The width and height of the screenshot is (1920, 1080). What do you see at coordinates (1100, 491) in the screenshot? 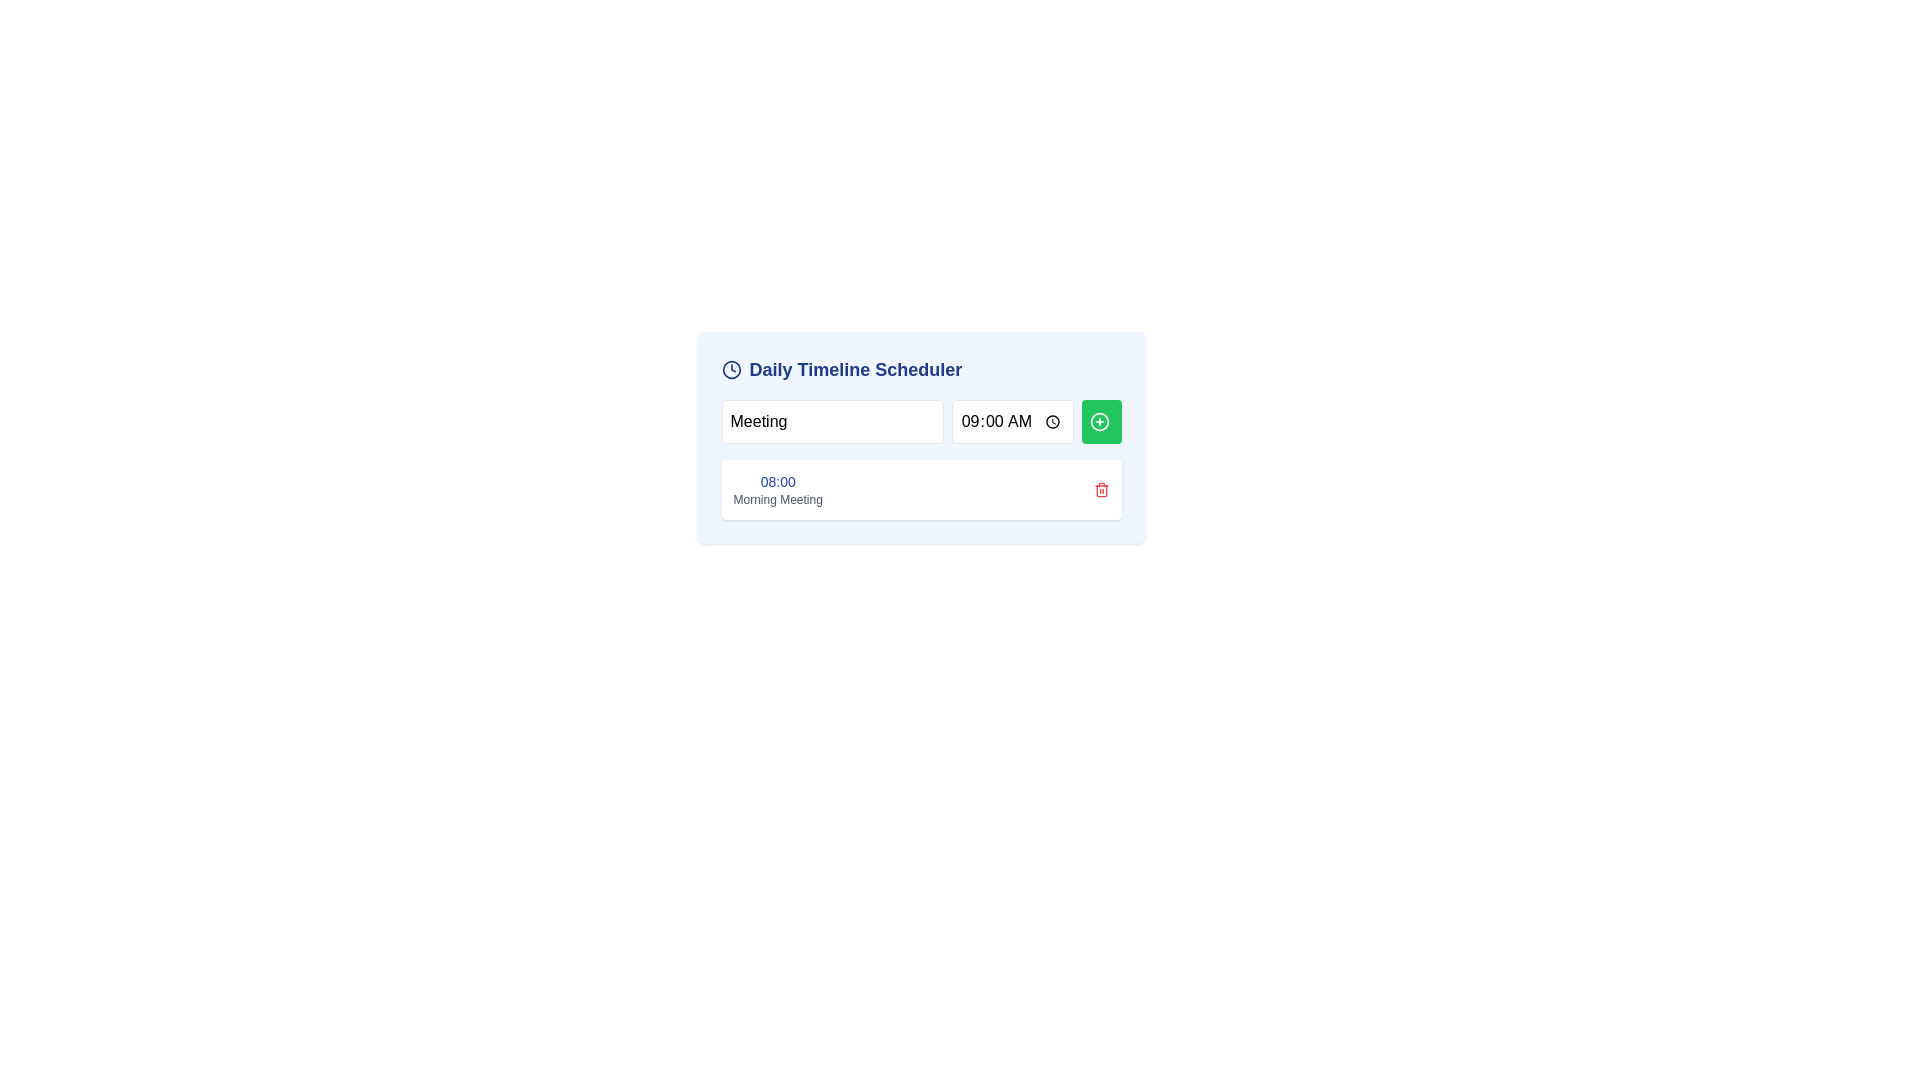
I see `the visual representation of the trash can icon segment, which is a rectangular shape with a thin, rounded outline, located within the lower-right area of the 'Daily Timeline Scheduler' card` at bounding box center [1100, 491].